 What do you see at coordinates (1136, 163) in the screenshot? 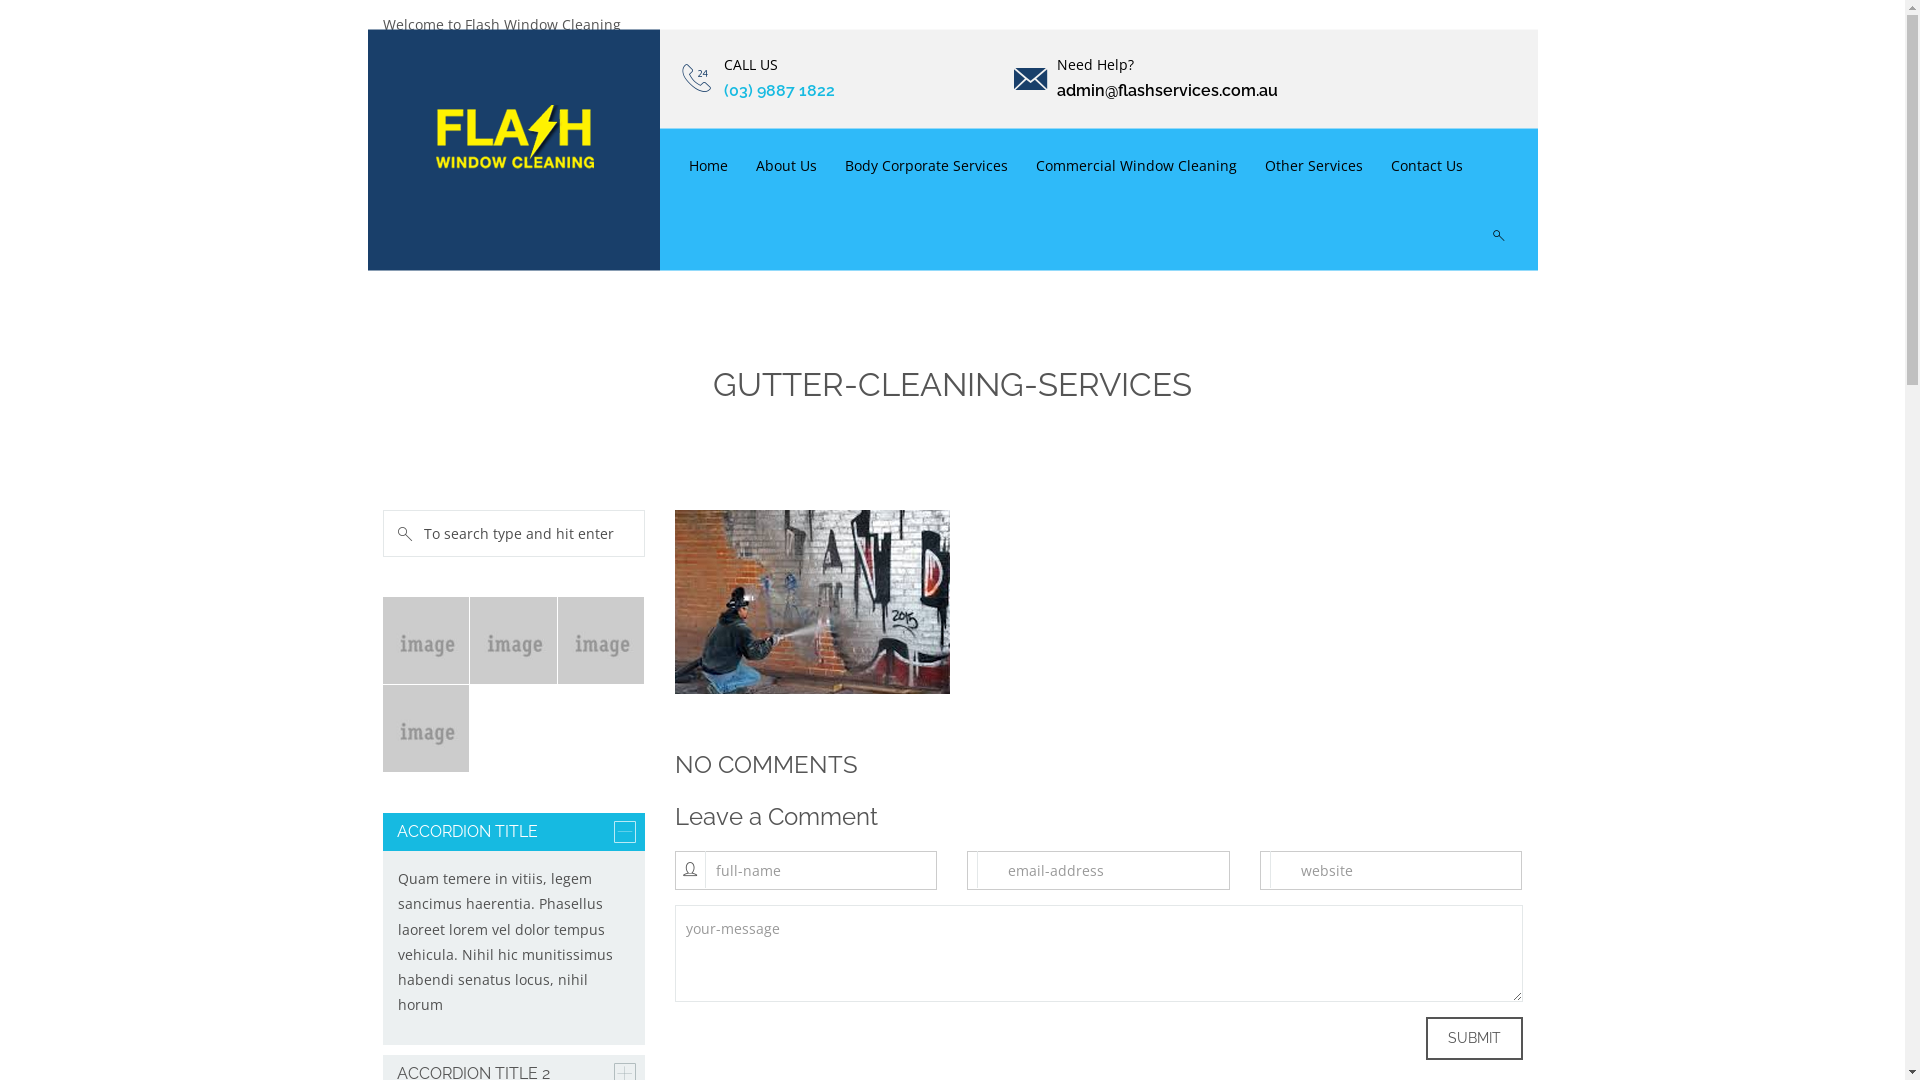
I see `'Commercial Window Cleaning'` at bounding box center [1136, 163].